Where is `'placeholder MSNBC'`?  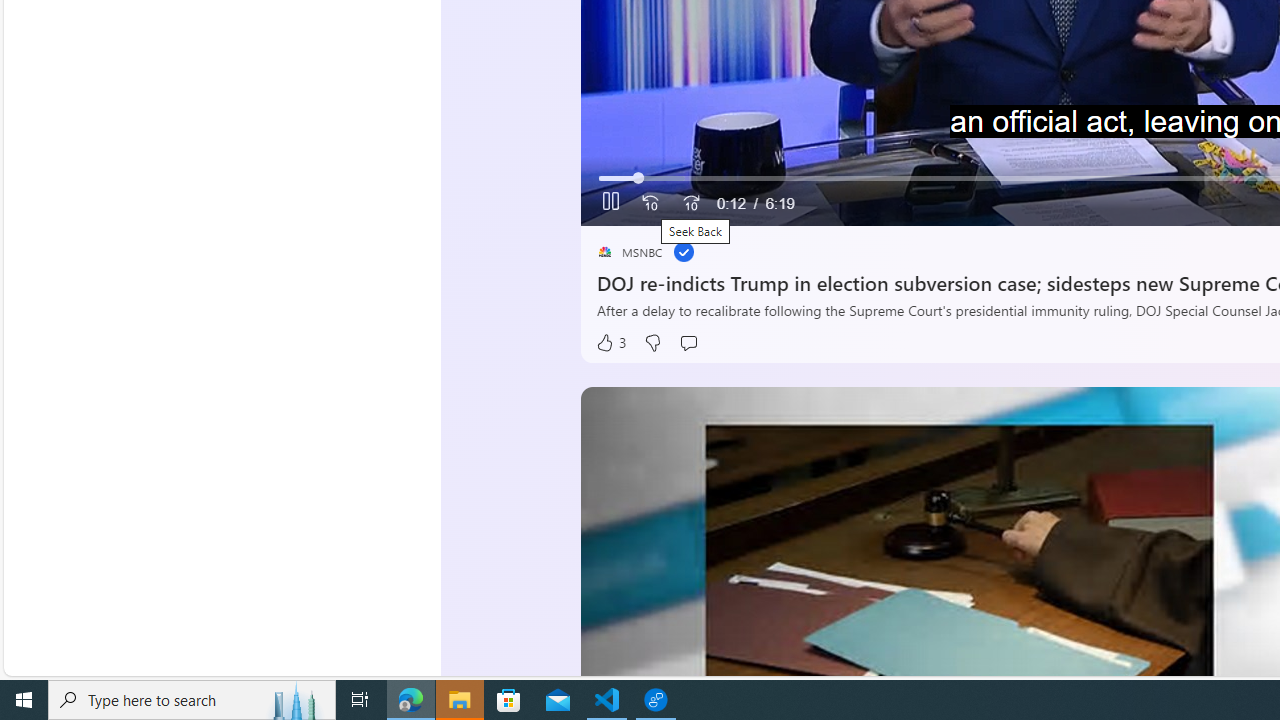 'placeholder MSNBC' is located at coordinates (628, 251).